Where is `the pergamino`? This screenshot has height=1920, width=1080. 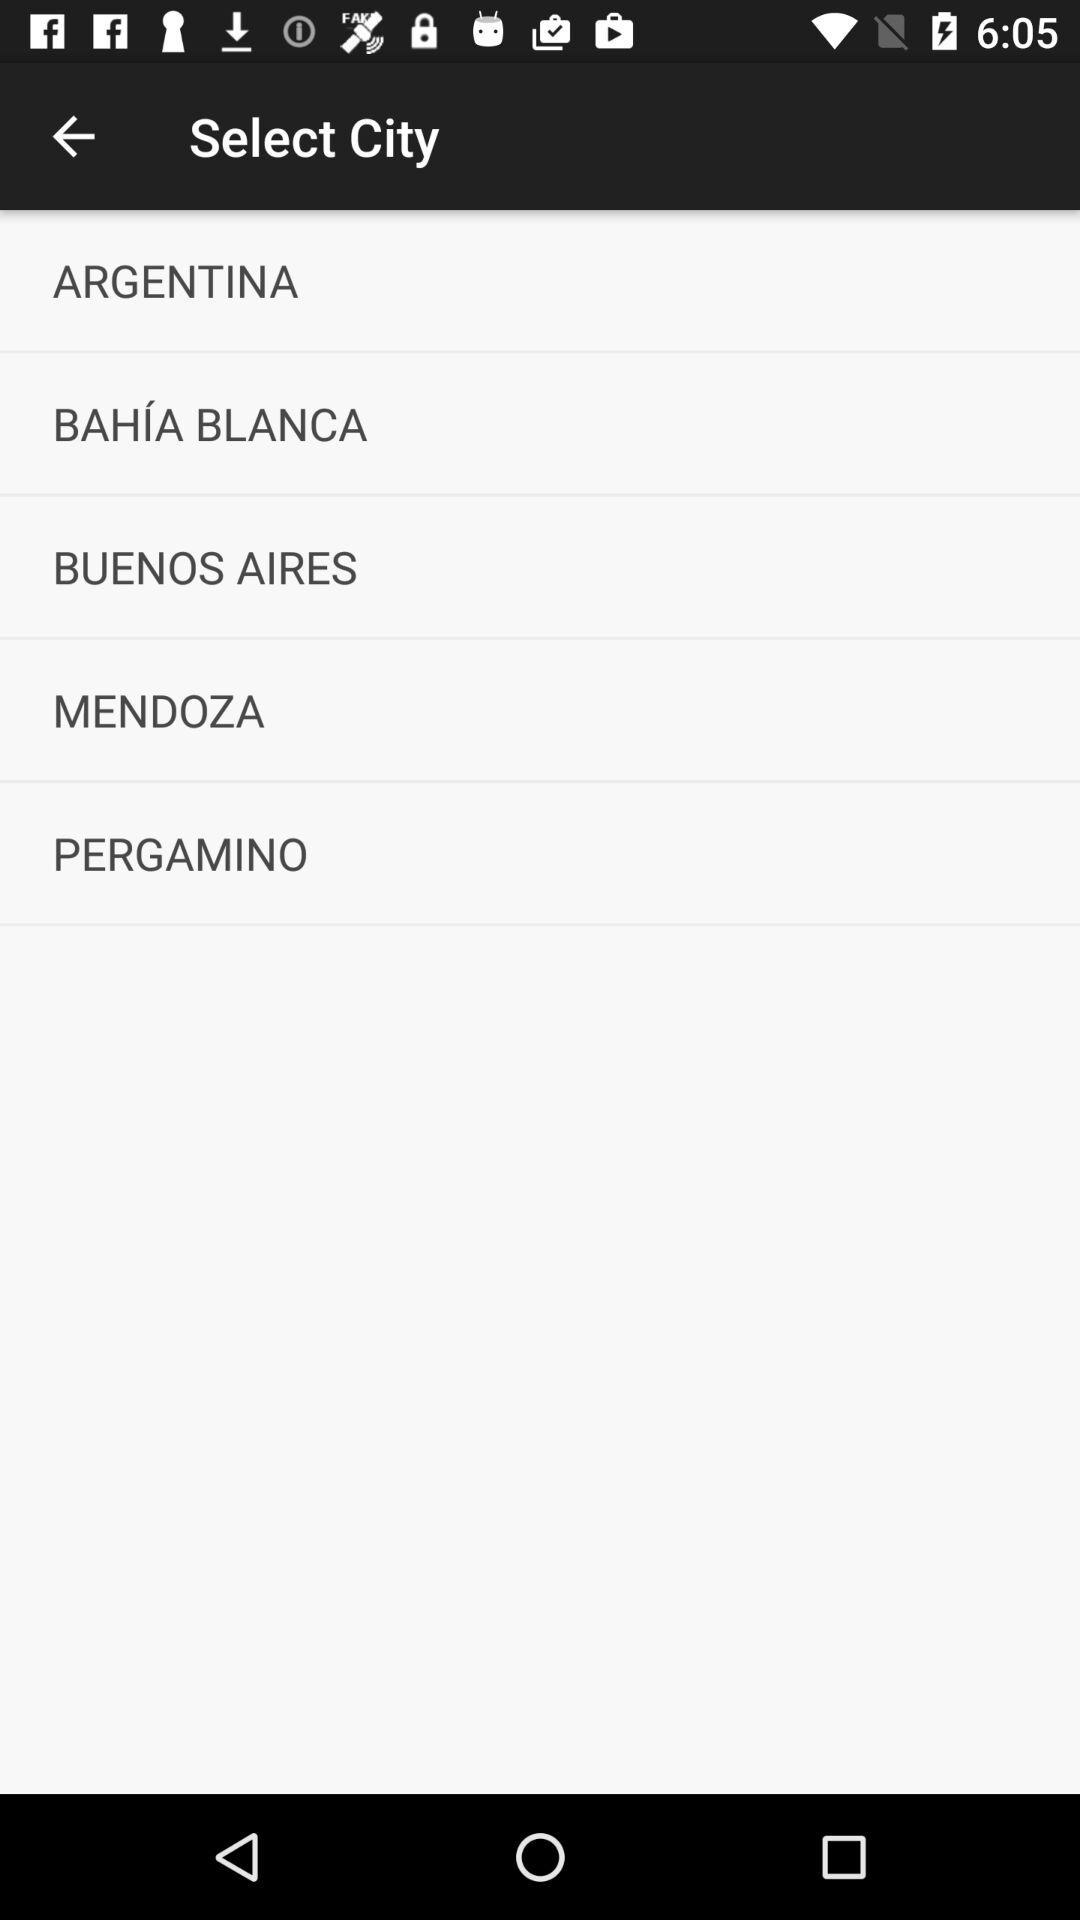
the pergamino is located at coordinates (540, 853).